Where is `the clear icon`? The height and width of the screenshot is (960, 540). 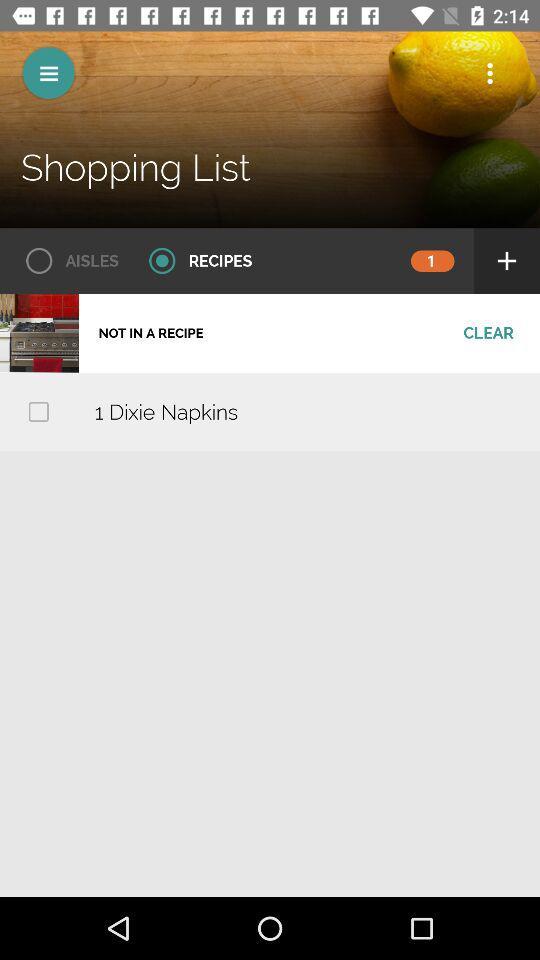 the clear icon is located at coordinates (487, 333).